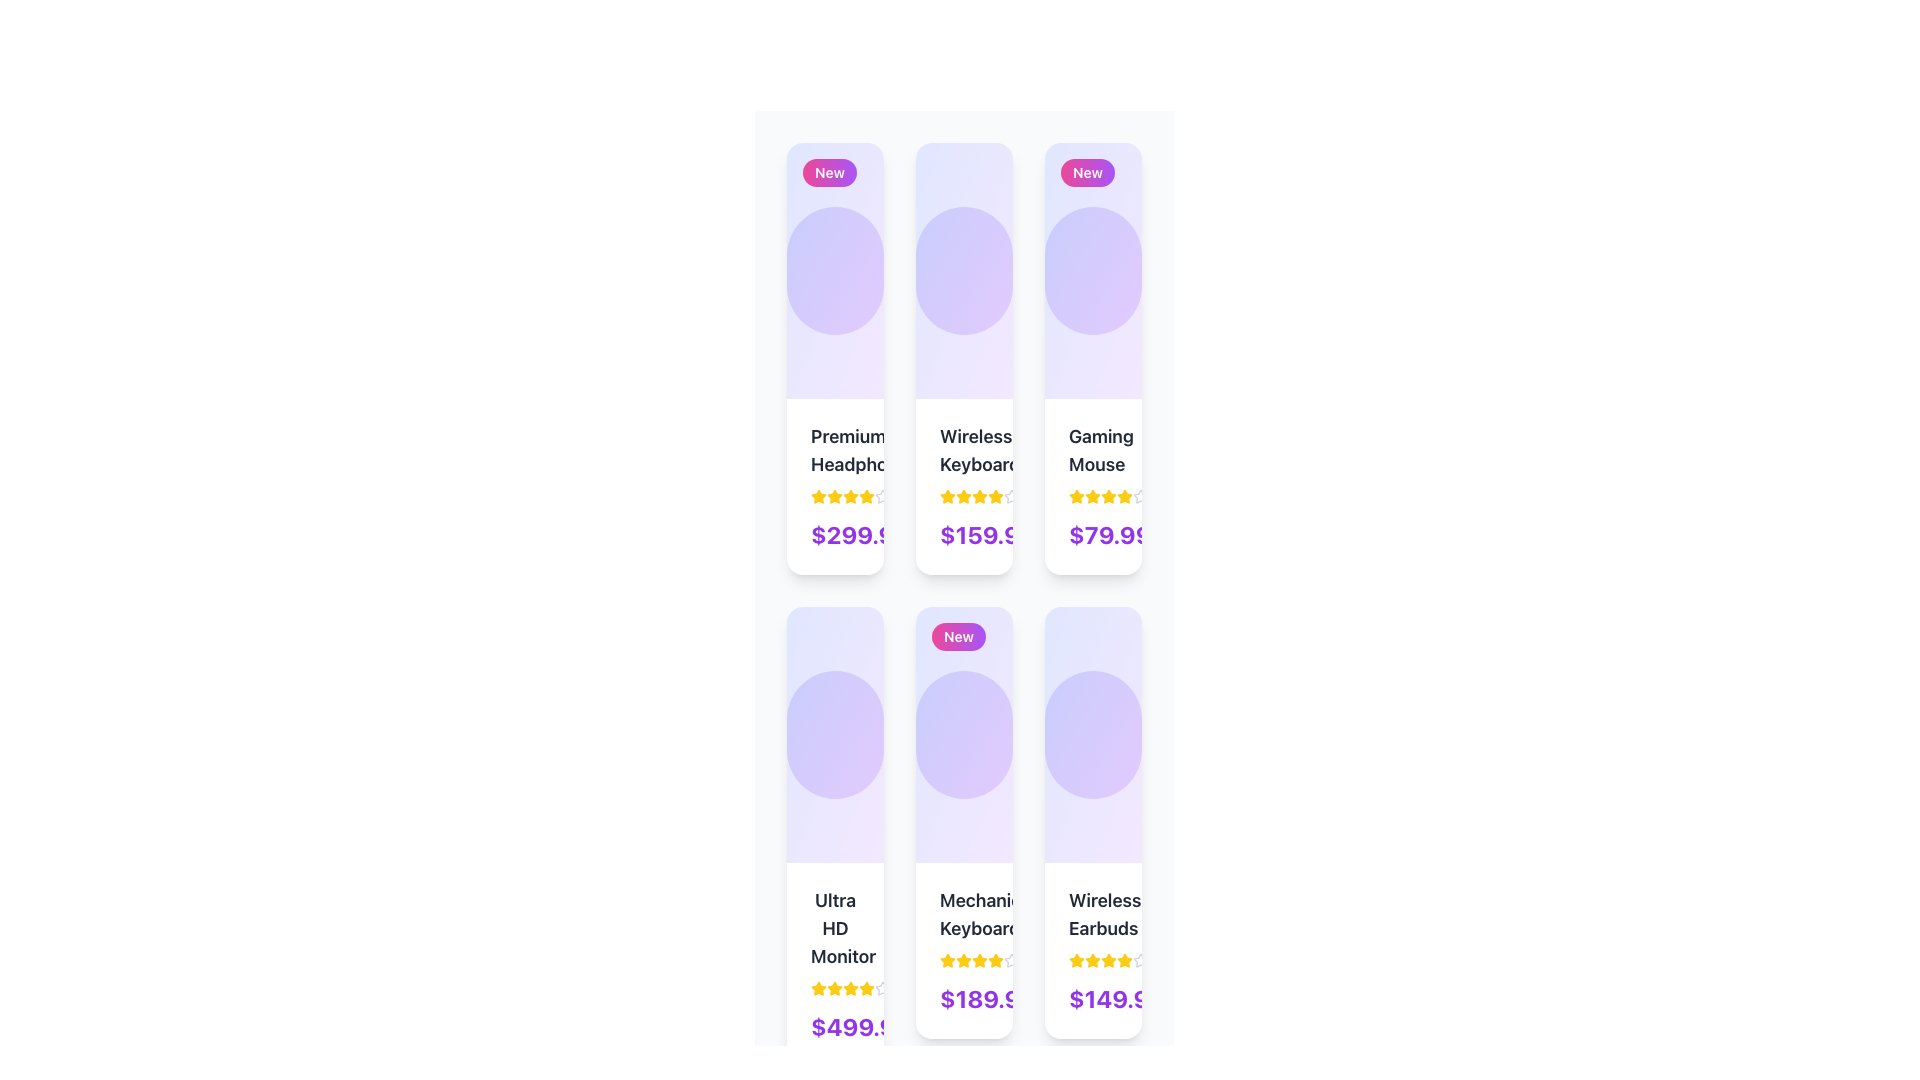 The width and height of the screenshot is (1920, 1080). What do you see at coordinates (850, 987) in the screenshot?
I see `the fourth star icon with a yellow fill color and outer border, representing the rating for the 'Ultra HD Monitor' product, located below the product description and above the price section` at bounding box center [850, 987].